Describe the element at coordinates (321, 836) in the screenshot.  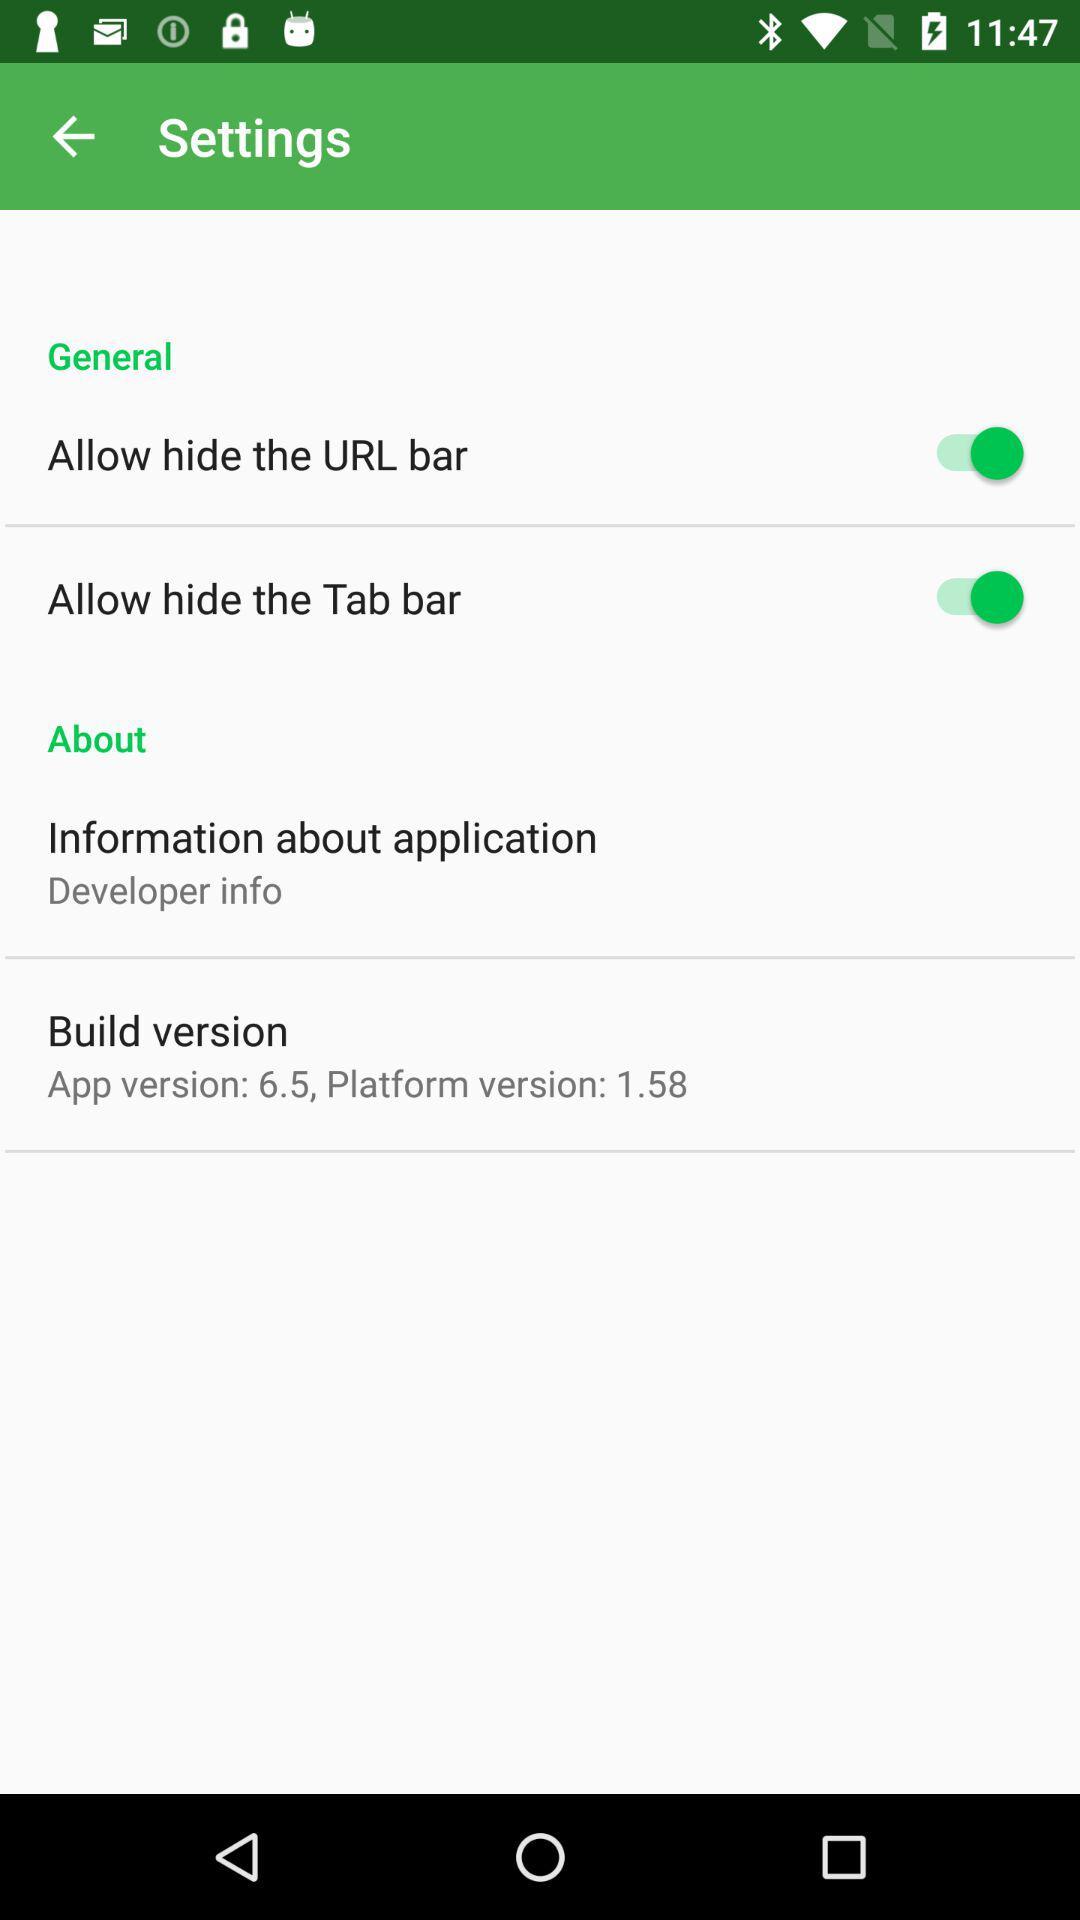
I see `icon above developer info icon` at that location.